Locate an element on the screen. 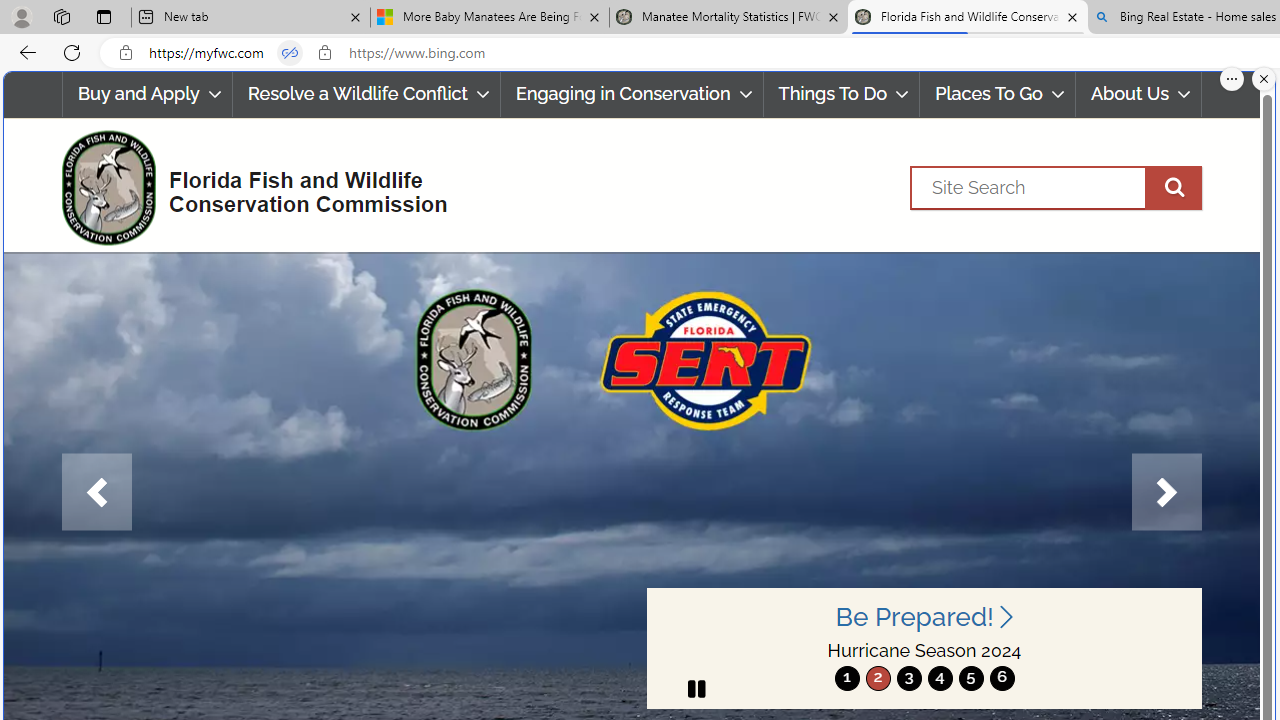 The height and width of the screenshot is (720, 1280). '2' is located at coordinates (878, 677).